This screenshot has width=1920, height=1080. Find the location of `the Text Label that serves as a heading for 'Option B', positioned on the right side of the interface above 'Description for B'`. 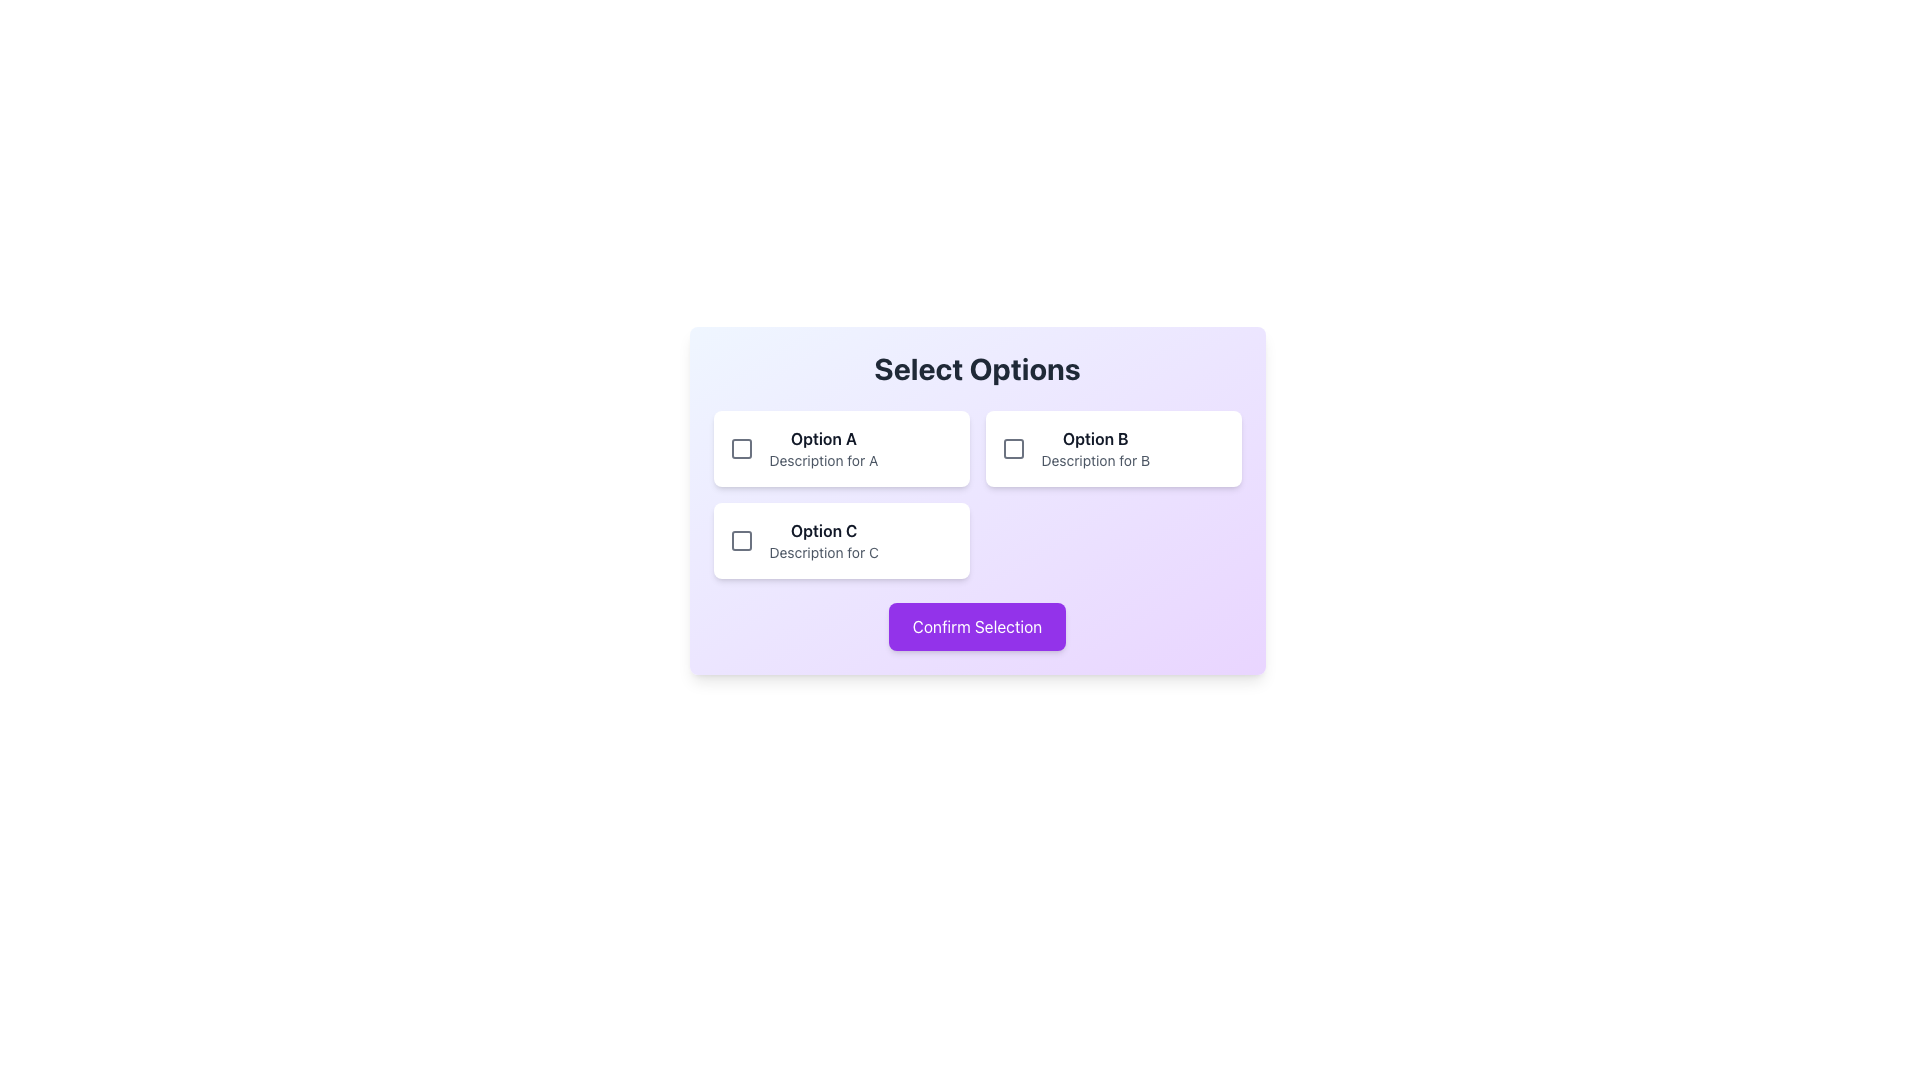

the Text Label that serves as a heading for 'Option B', positioned on the right side of the interface above 'Description for B' is located at coordinates (1094, 438).